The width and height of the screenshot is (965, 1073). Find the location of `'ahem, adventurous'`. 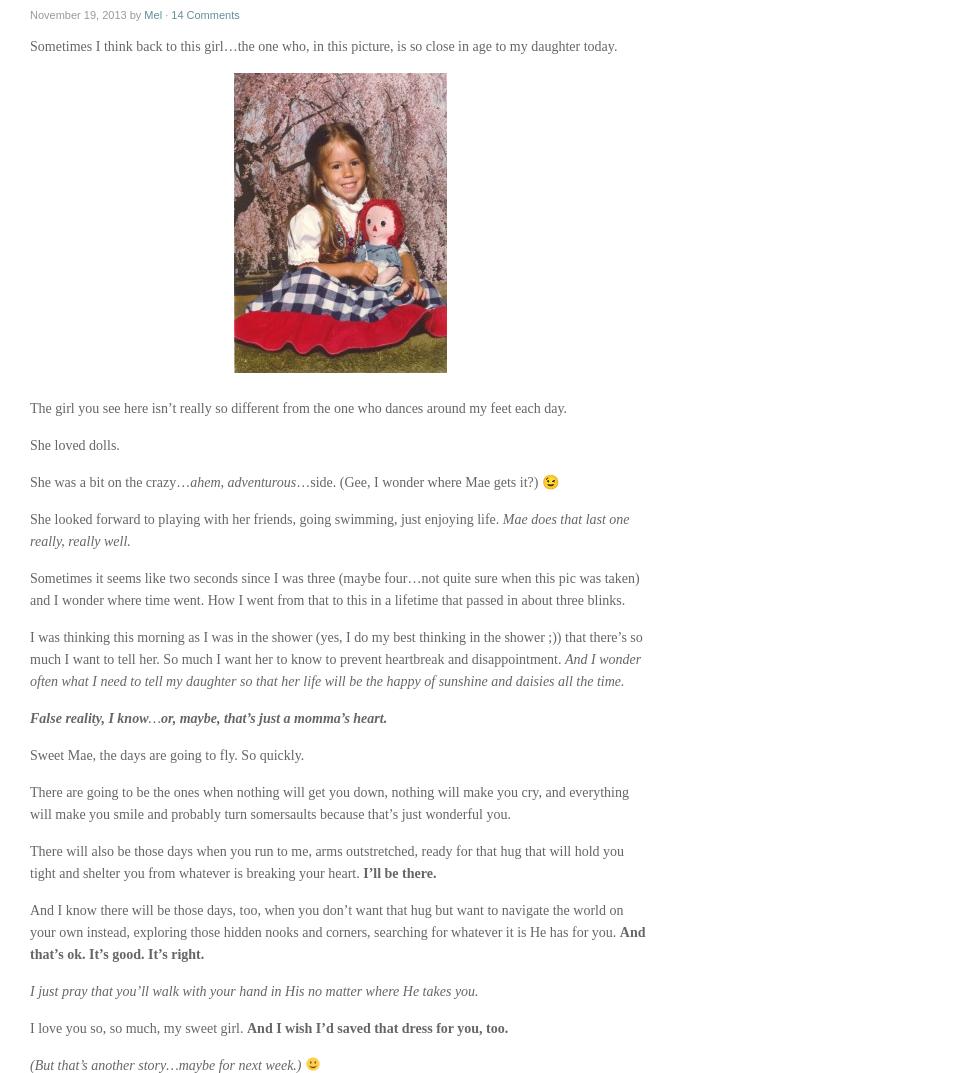

'ahem, adventurous' is located at coordinates (241, 481).